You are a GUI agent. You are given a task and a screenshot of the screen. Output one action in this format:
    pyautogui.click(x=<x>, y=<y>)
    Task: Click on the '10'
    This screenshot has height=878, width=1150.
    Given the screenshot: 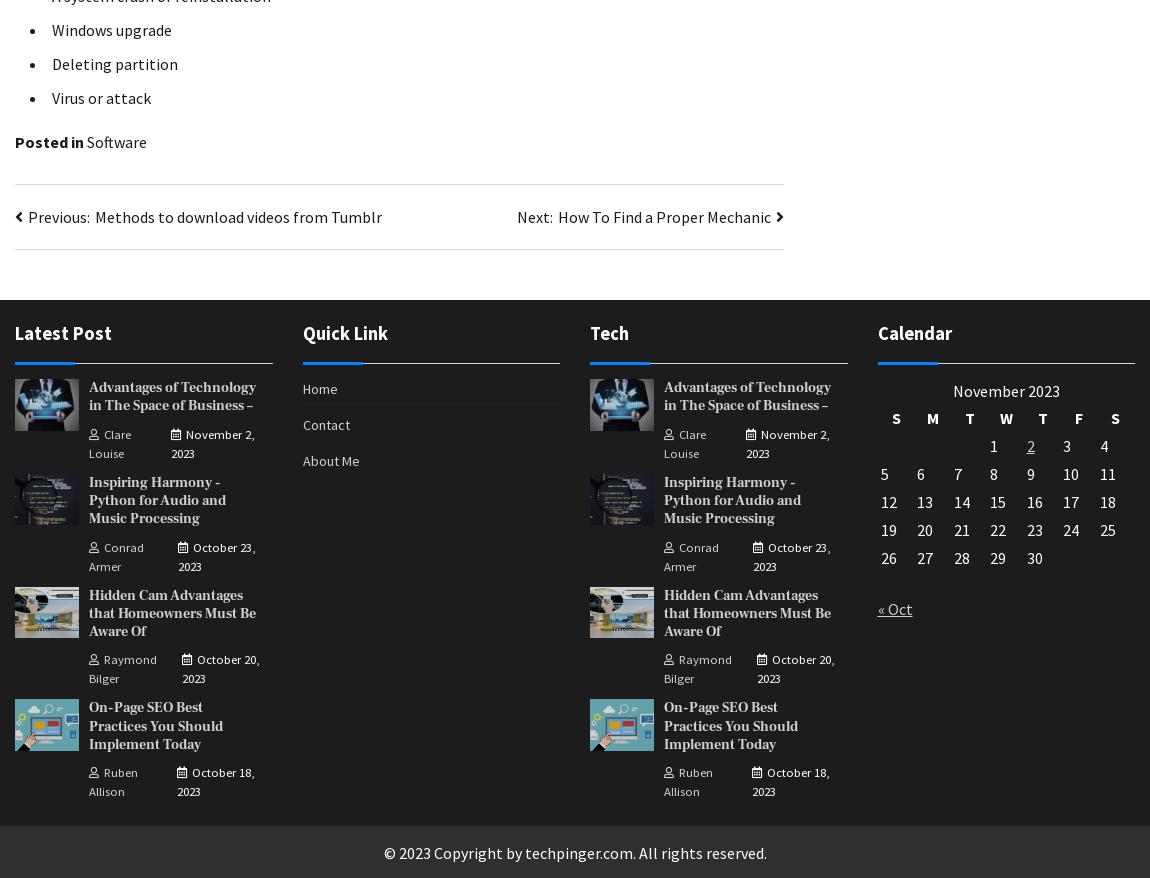 What is the action you would take?
    pyautogui.click(x=1070, y=473)
    